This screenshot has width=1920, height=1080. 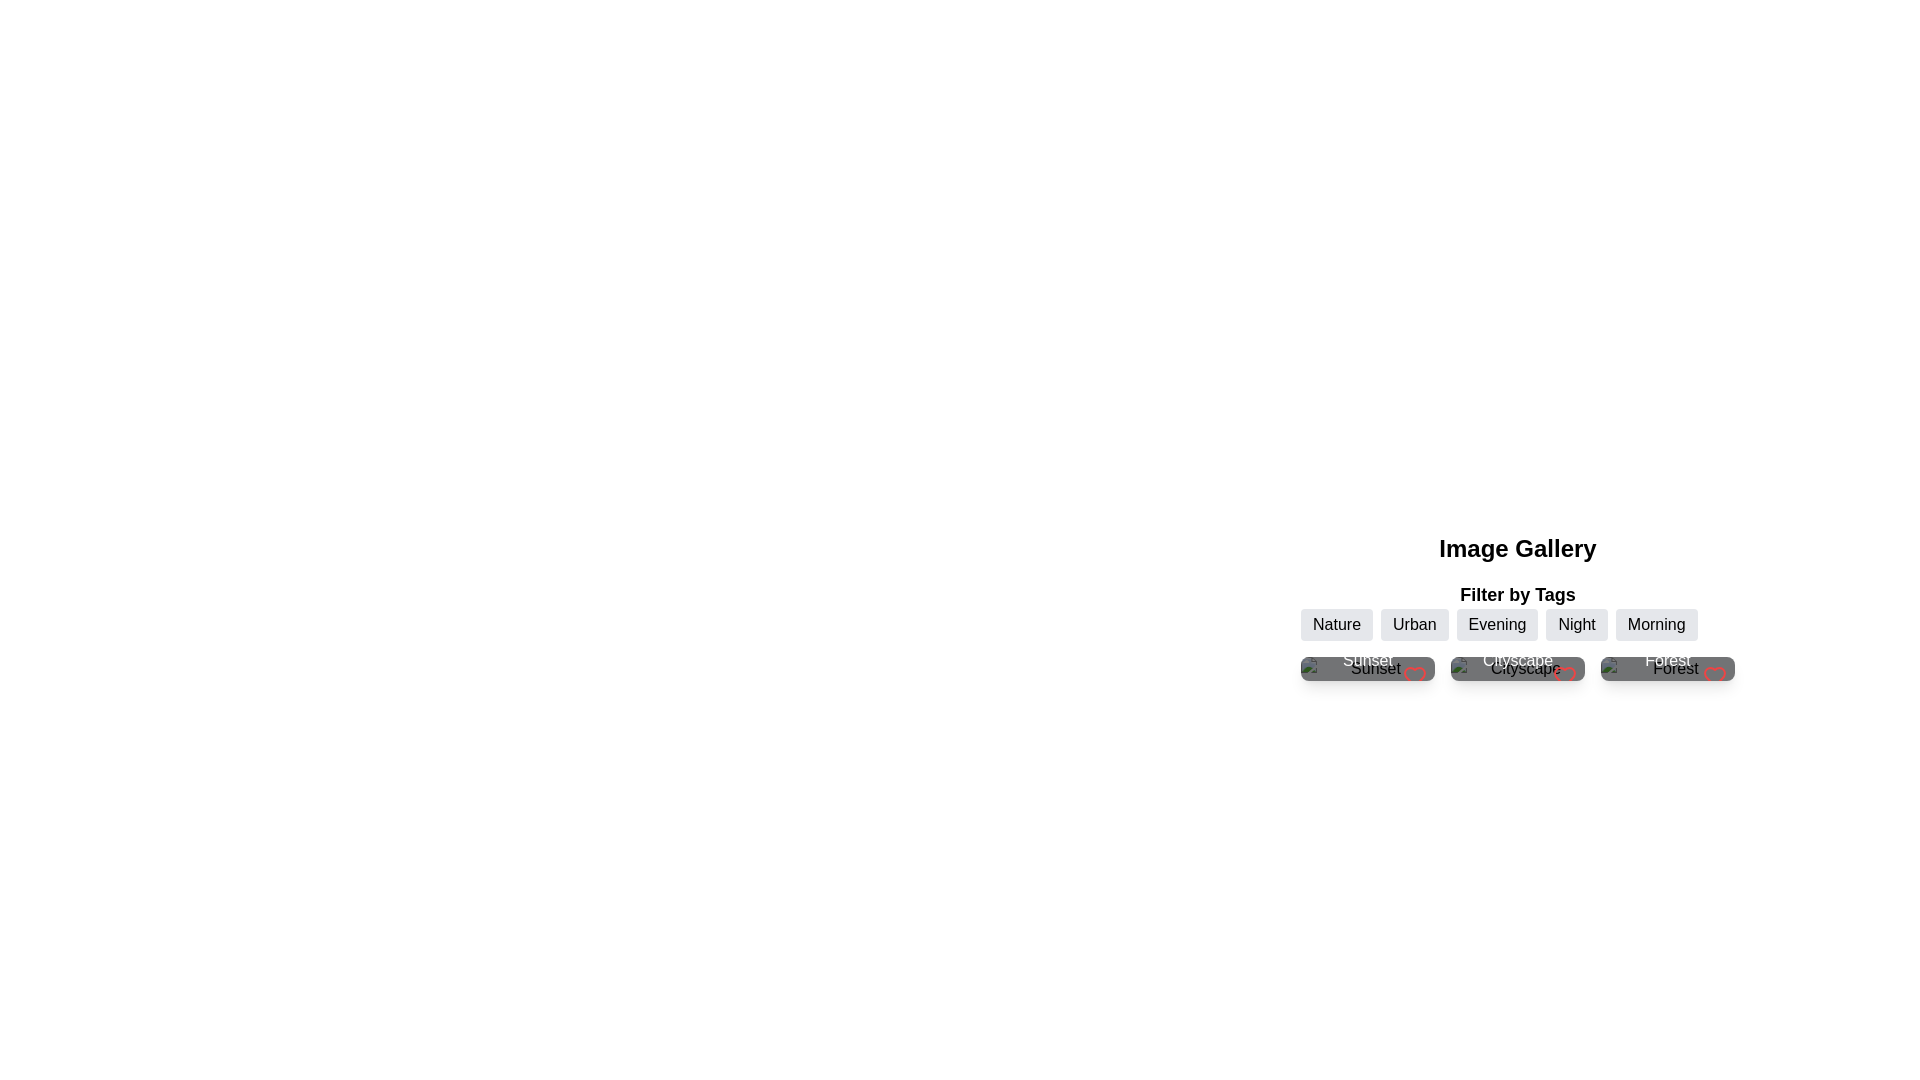 I want to click on the 'Urban' button, which is the second button in a list of five, to apply the 'Urban' filter, so click(x=1413, y=623).